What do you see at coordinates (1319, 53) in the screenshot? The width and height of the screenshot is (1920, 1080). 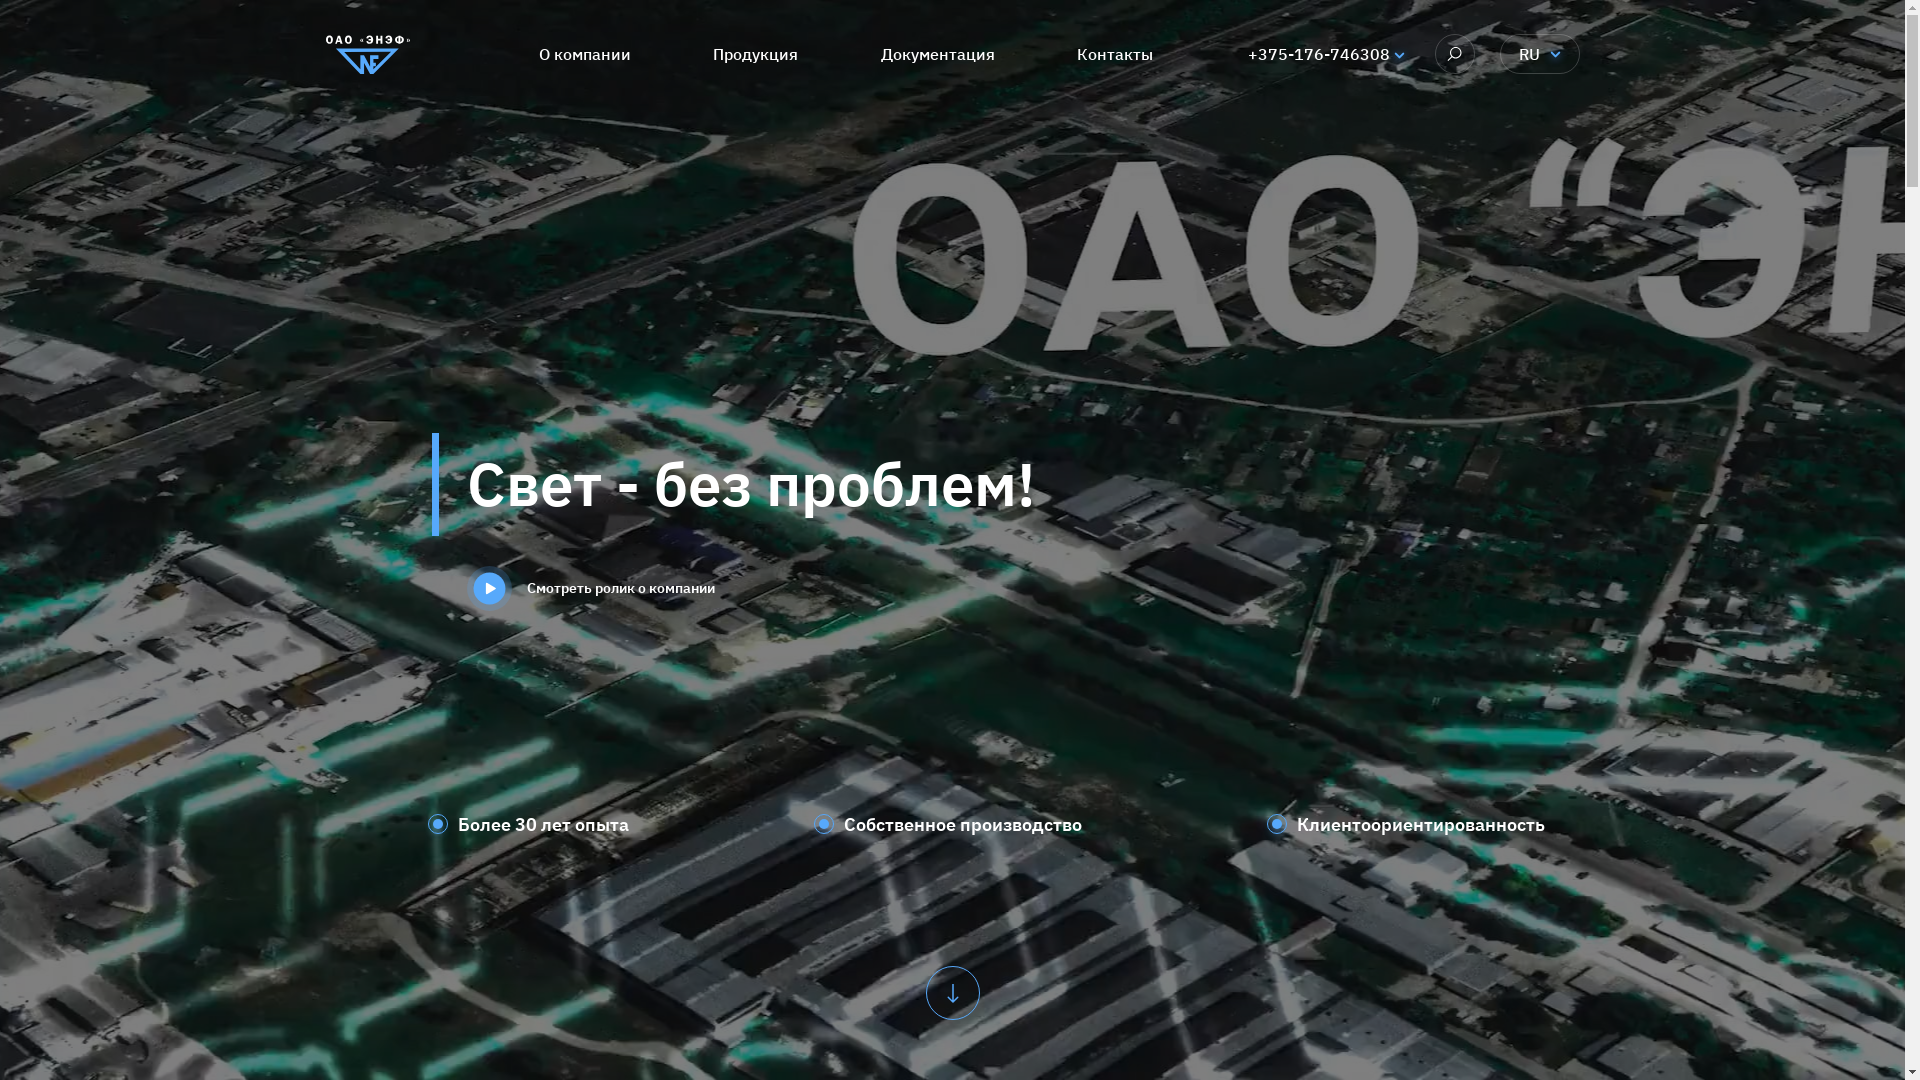 I see `'+375-176-746308'` at bounding box center [1319, 53].